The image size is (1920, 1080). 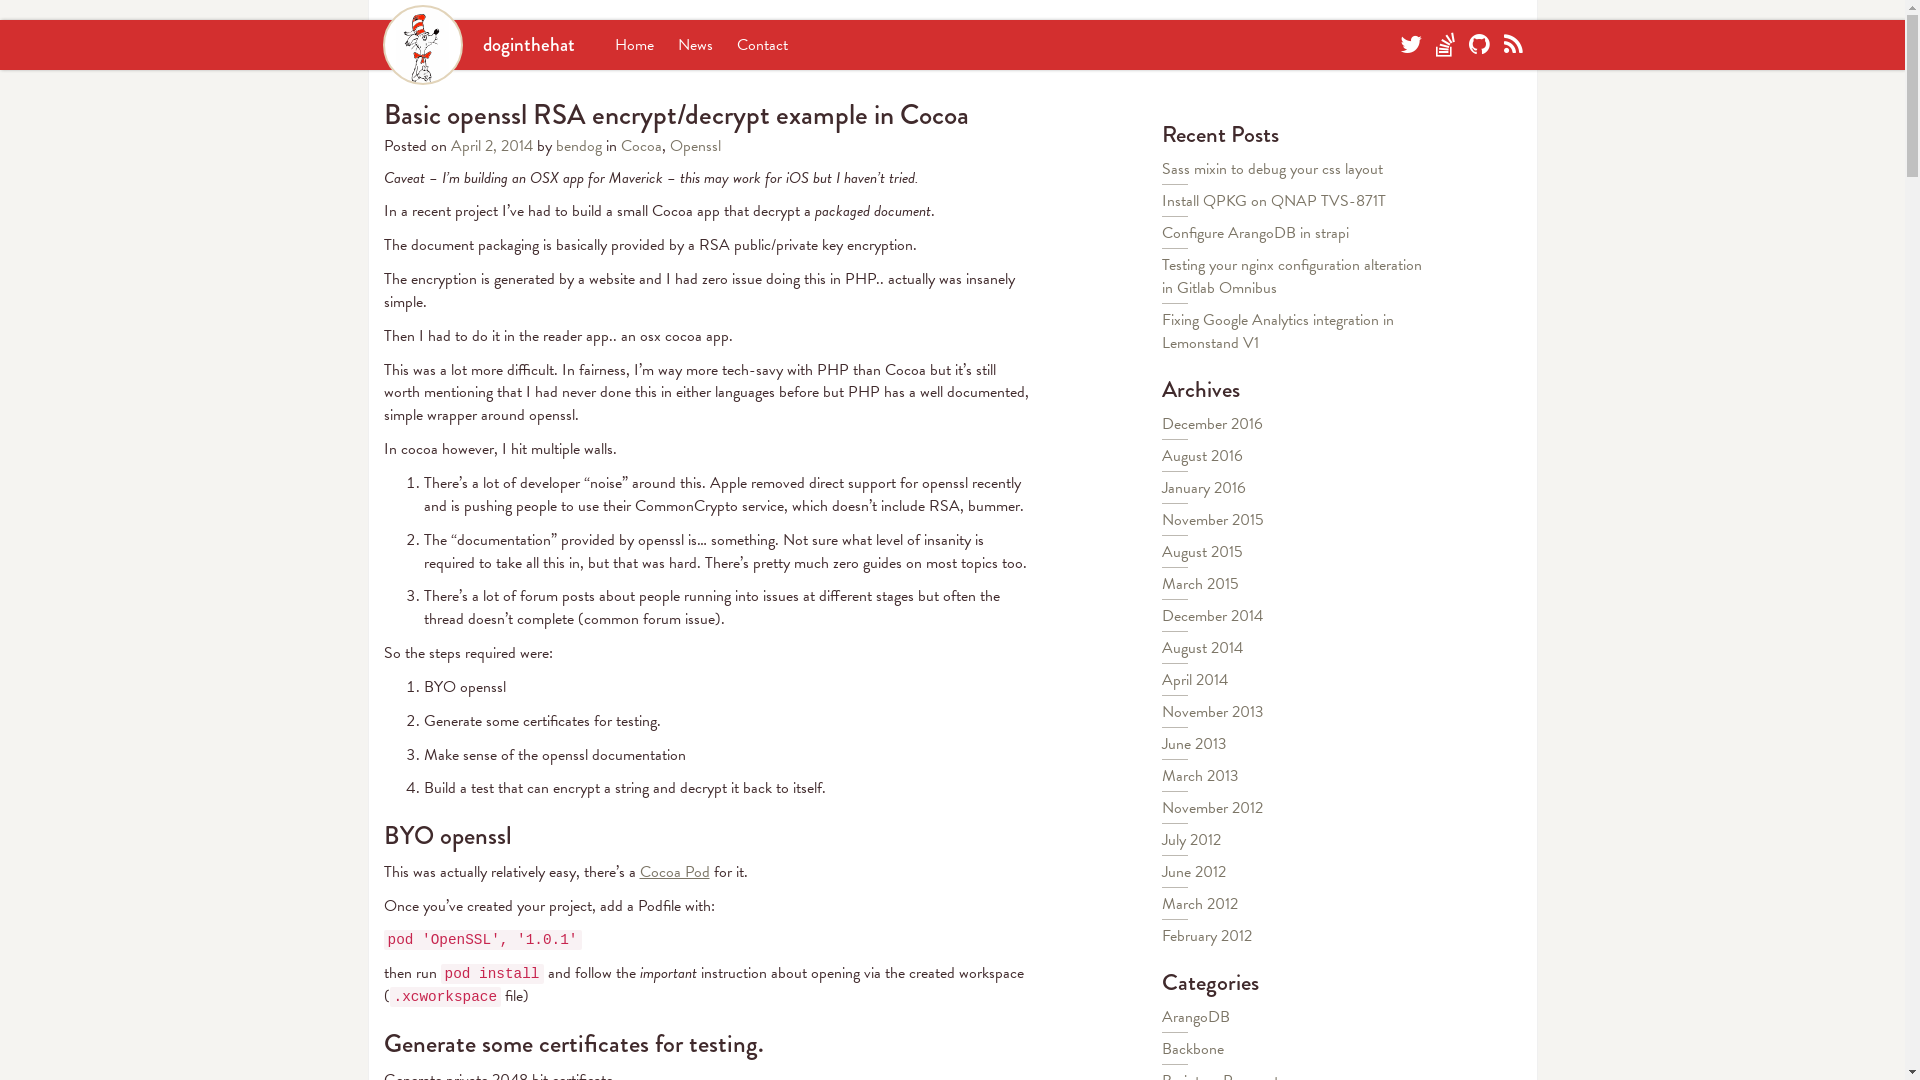 I want to click on 'I seldom post witty comments on Twitter.', so click(x=1410, y=45).